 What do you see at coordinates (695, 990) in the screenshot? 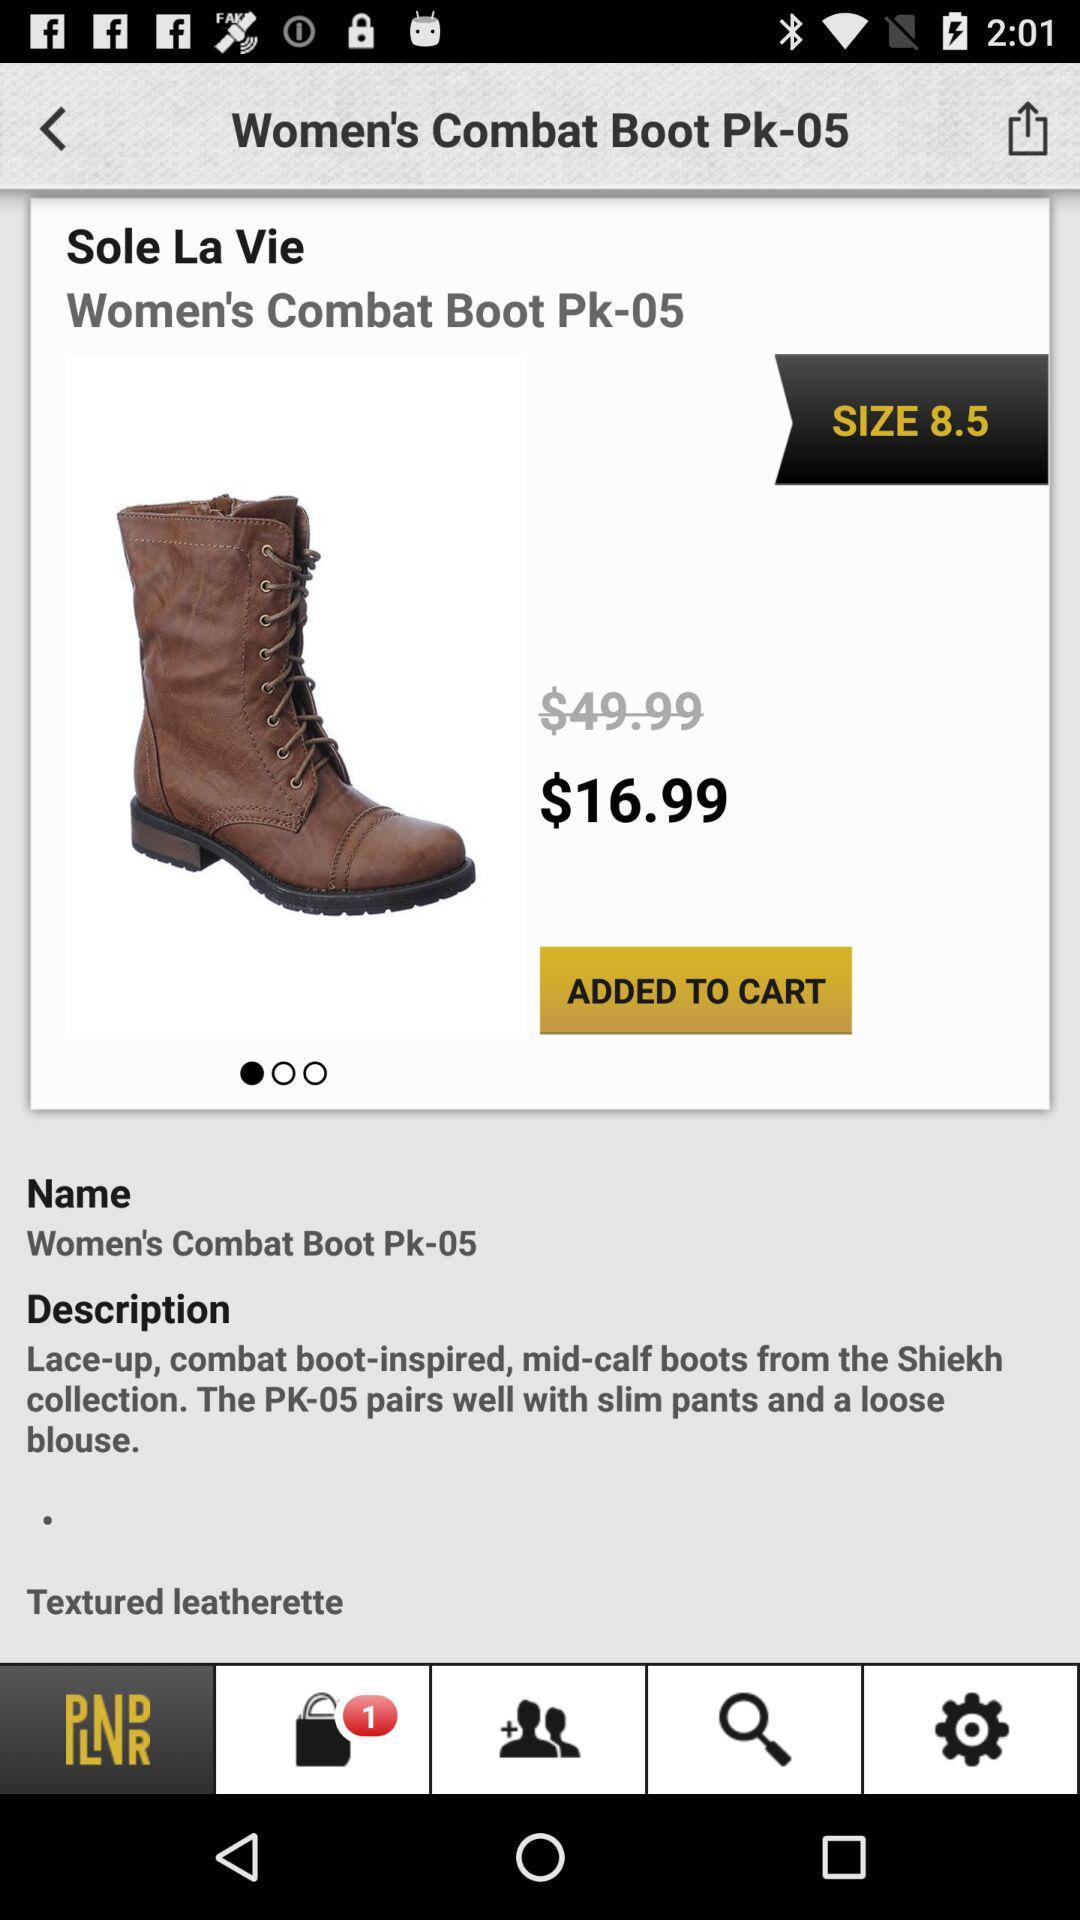
I see `added to cart` at bounding box center [695, 990].